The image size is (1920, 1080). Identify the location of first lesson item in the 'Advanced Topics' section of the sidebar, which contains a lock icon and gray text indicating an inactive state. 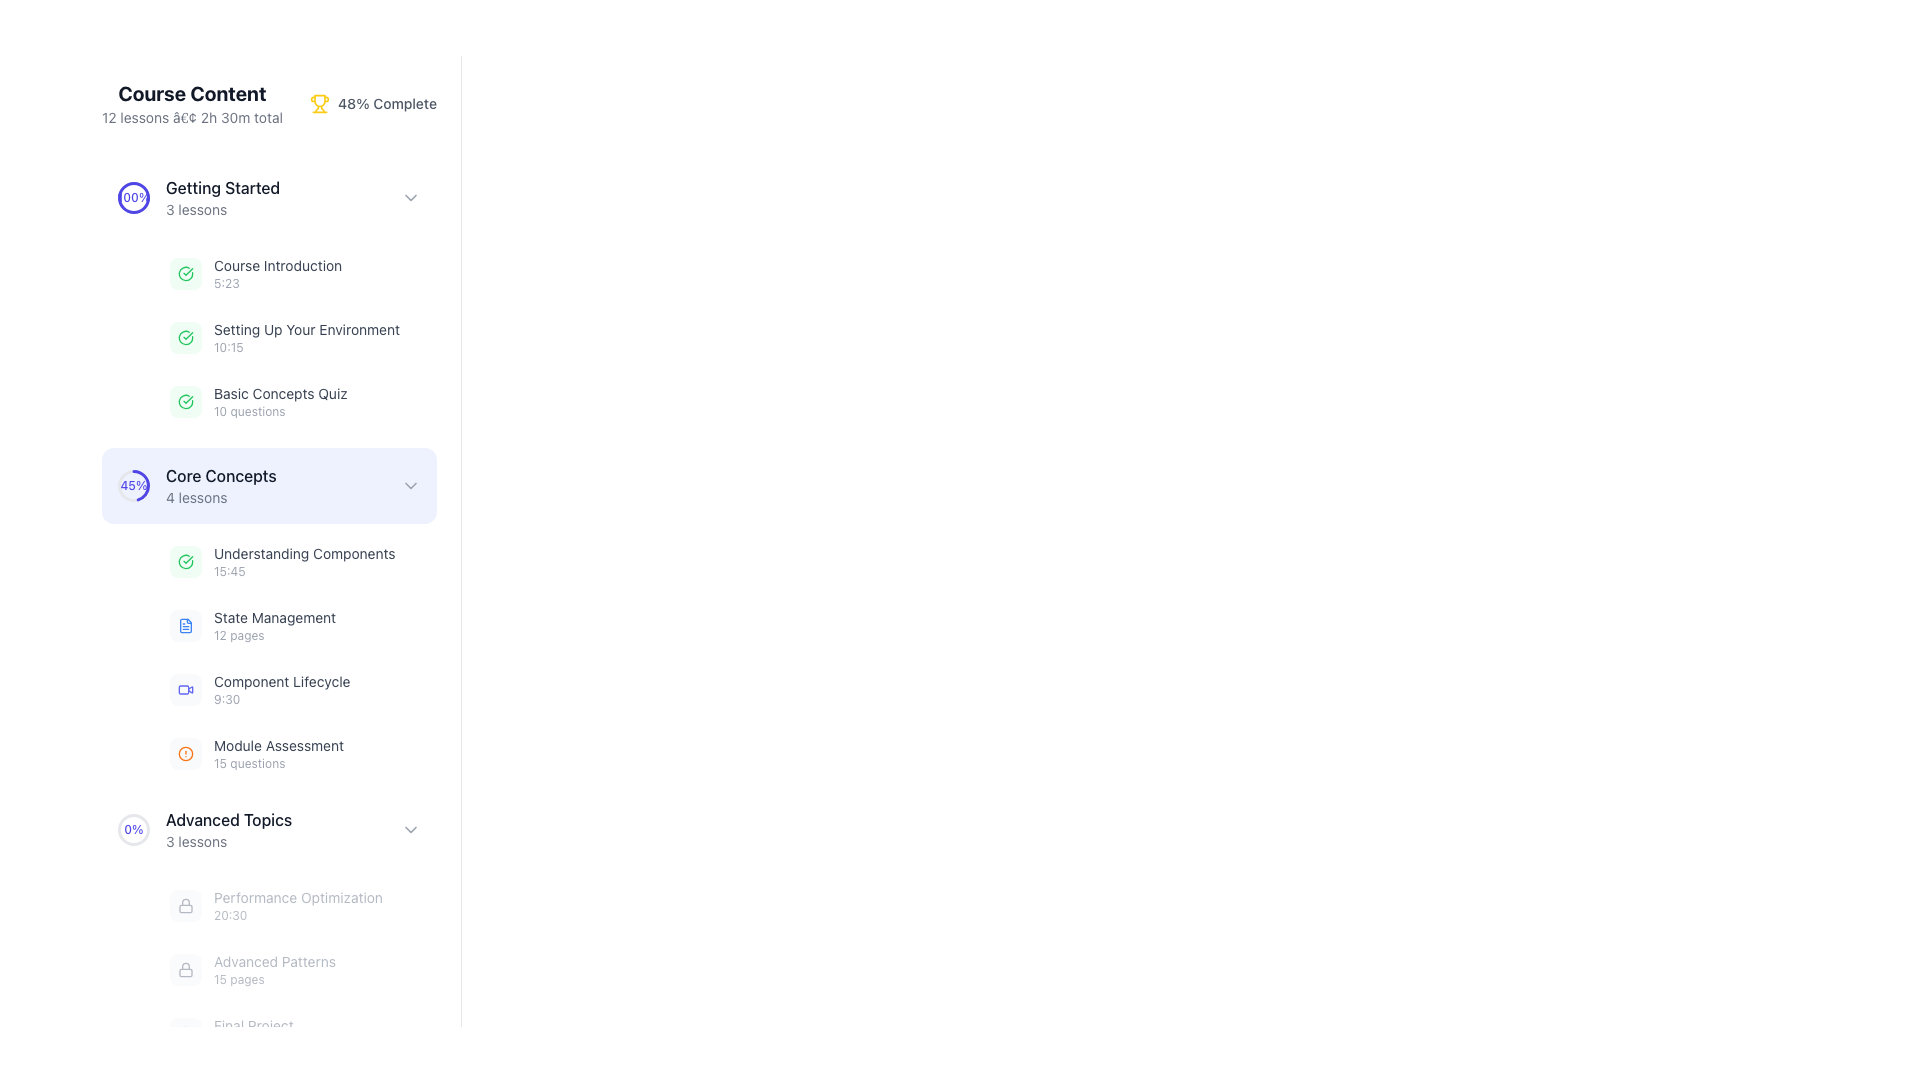
(268, 928).